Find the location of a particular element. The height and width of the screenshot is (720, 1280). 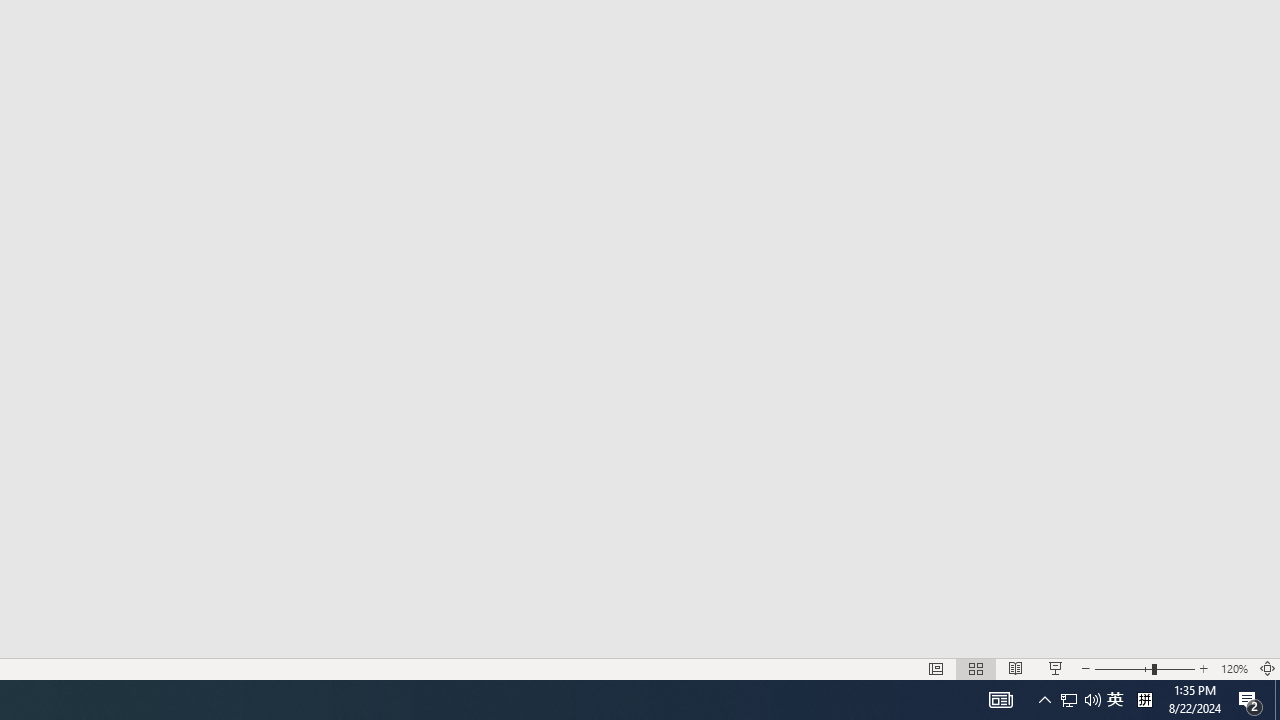

'Zoom In' is located at coordinates (1203, 669).